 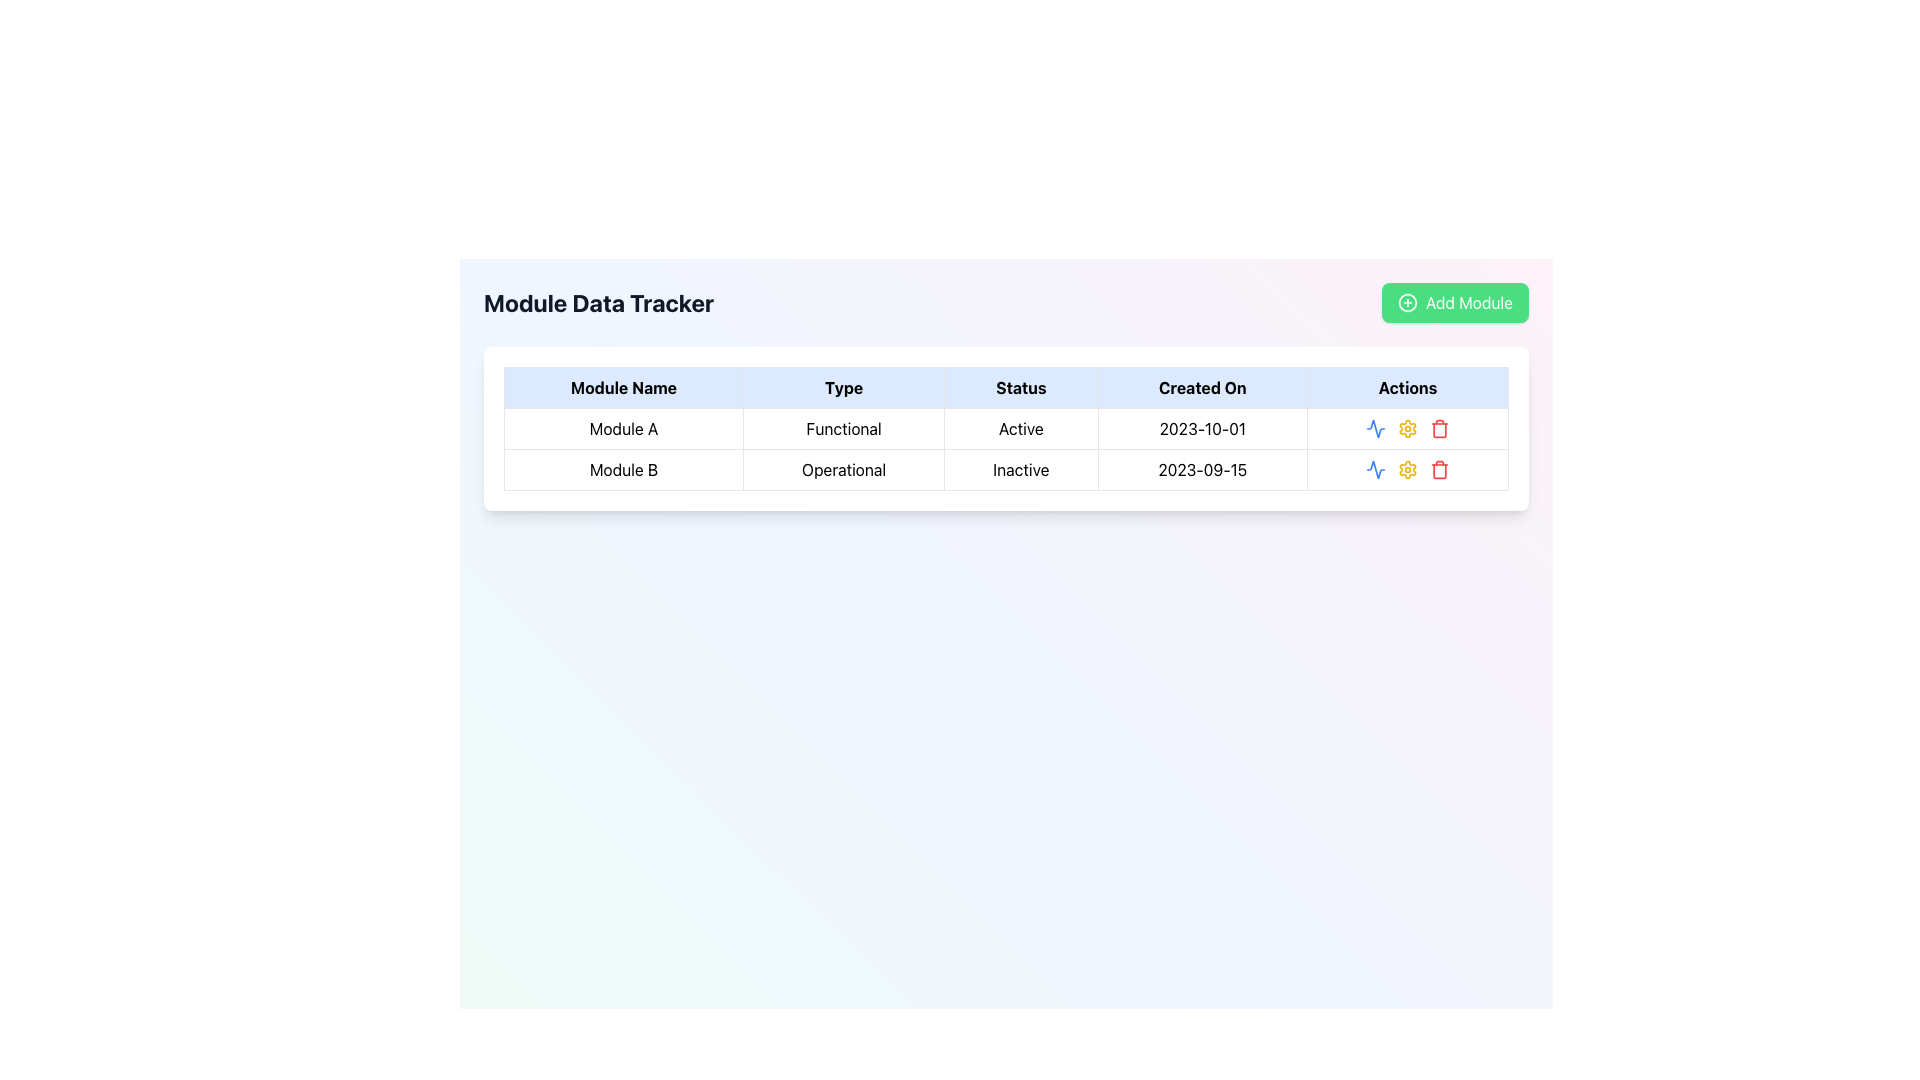 I want to click on the static text displaying the creation date of a module entry located in the fourth column of the first row under the header 'Created On', so click(x=1201, y=427).